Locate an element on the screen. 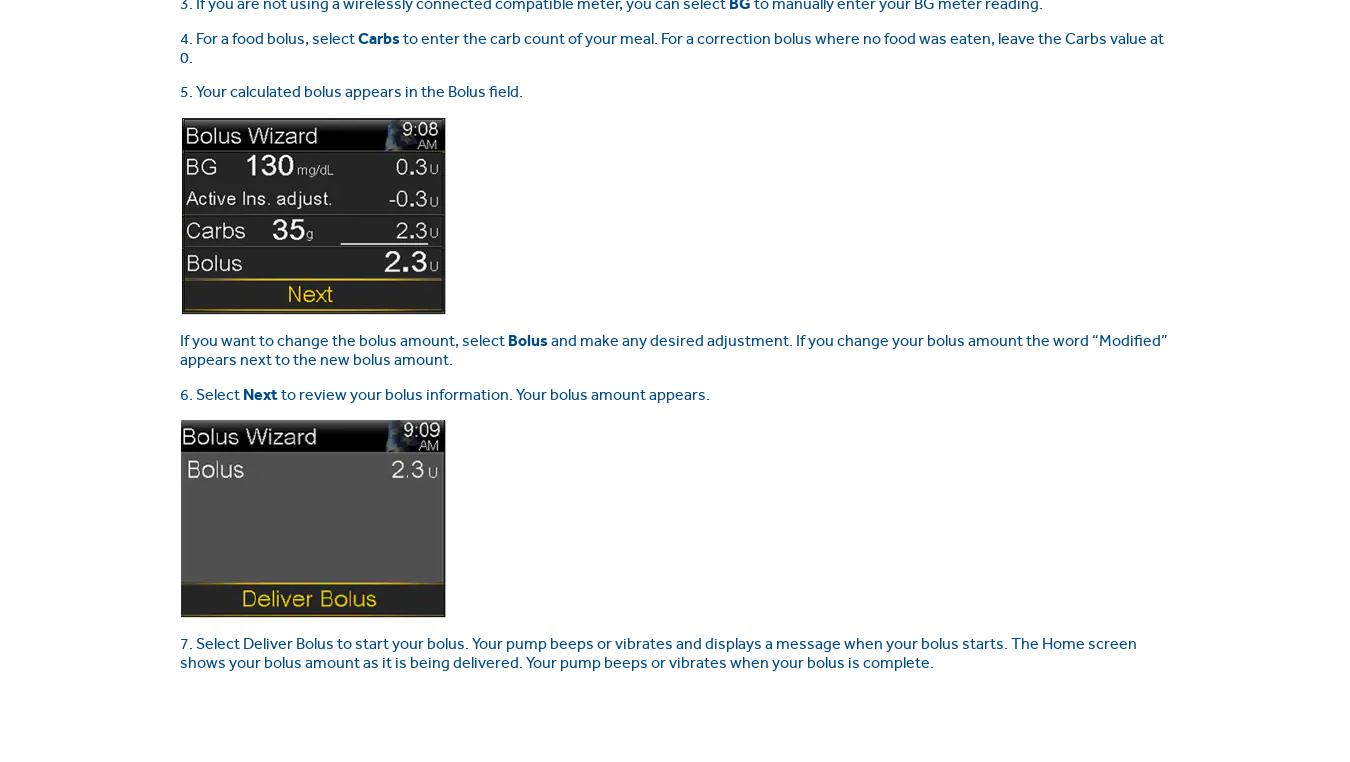  '7.	Select Deliver Bolus to start your bolus. Your pump beeps or vibrates and displays a message when your bolus starts. The Home screen shows your bolus amount as it is being delivered. Your pump beeps or vibrates when your bolus is complete.' is located at coordinates (658, 650).